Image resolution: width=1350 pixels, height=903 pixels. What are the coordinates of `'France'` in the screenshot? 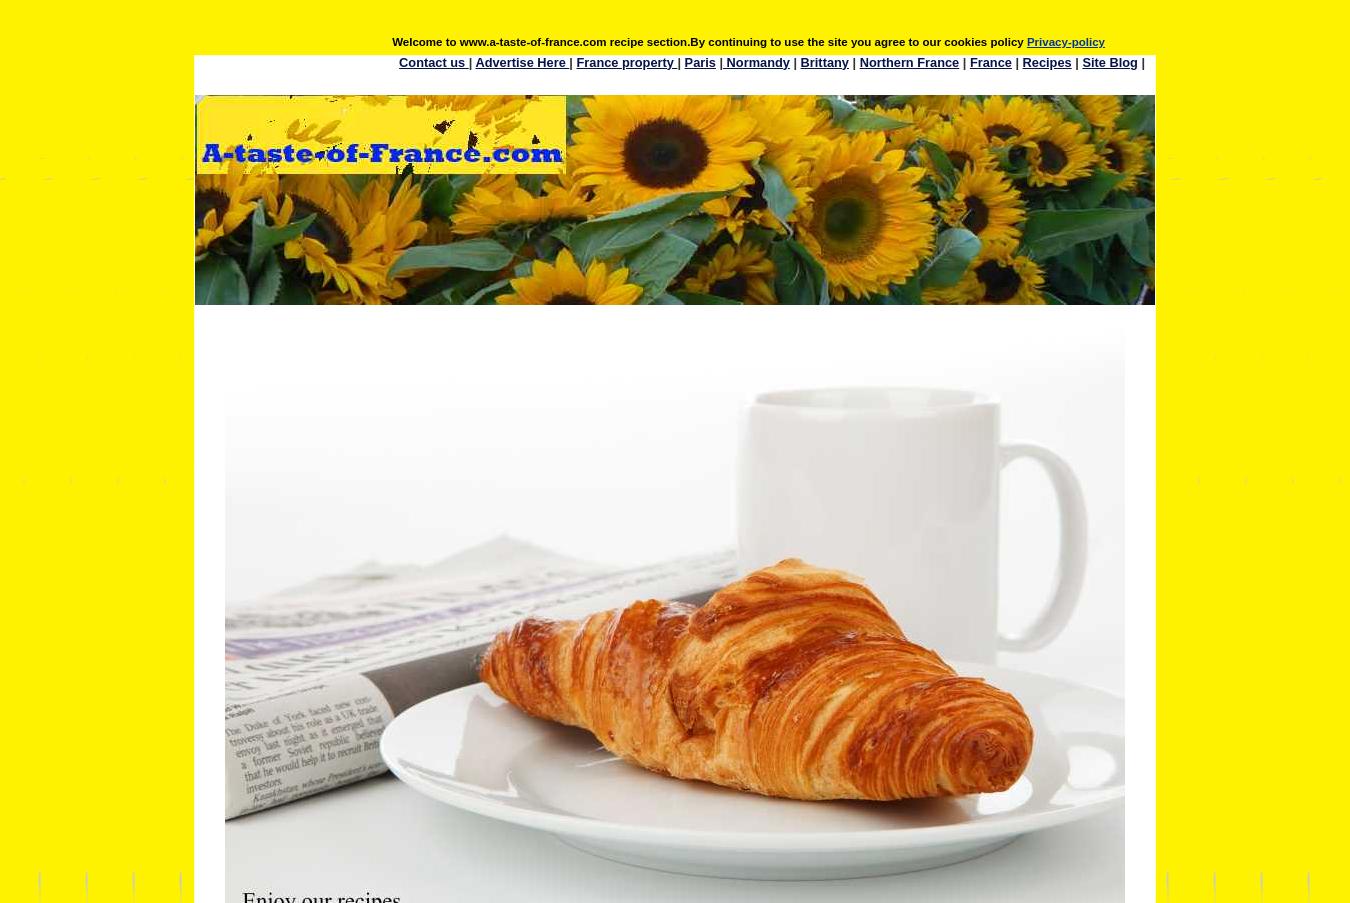 It's located at (988, 60).